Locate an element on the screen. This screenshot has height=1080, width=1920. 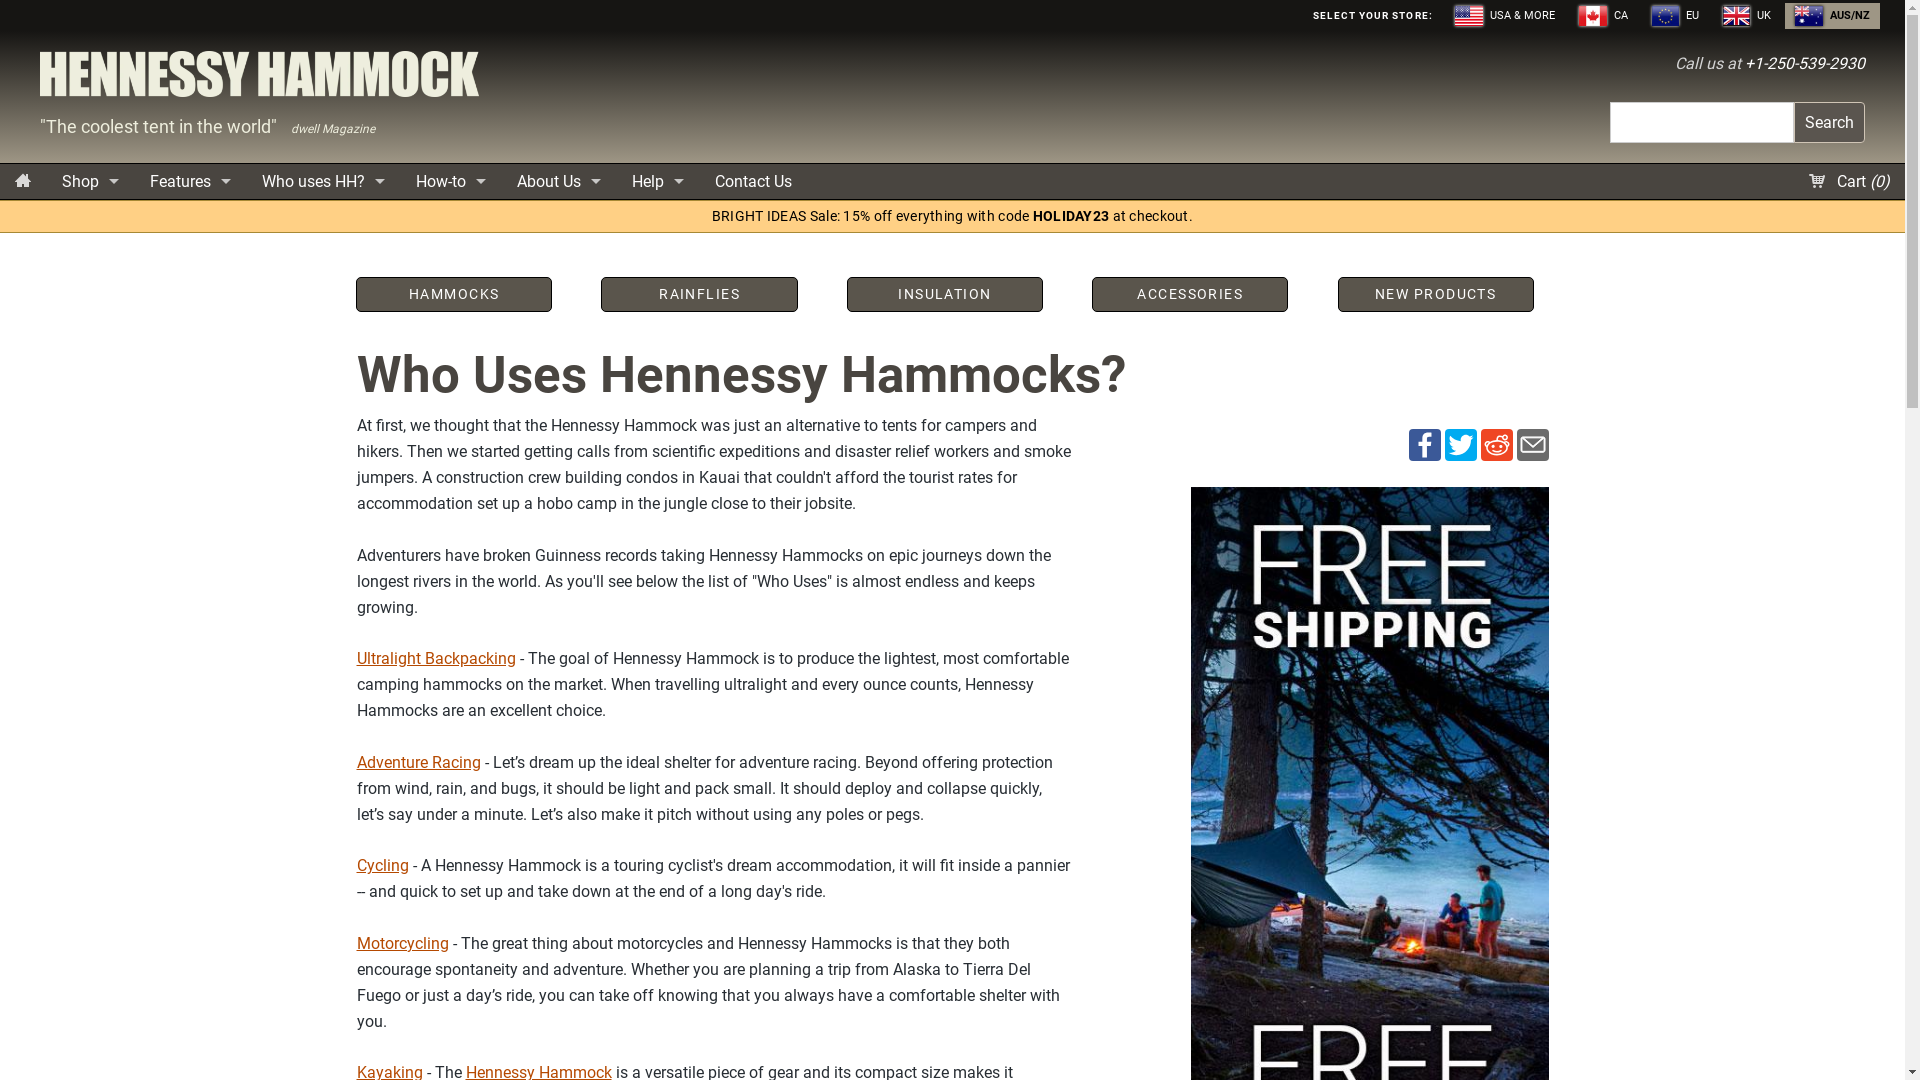
'How-to' is located at coordinates (400, 181).